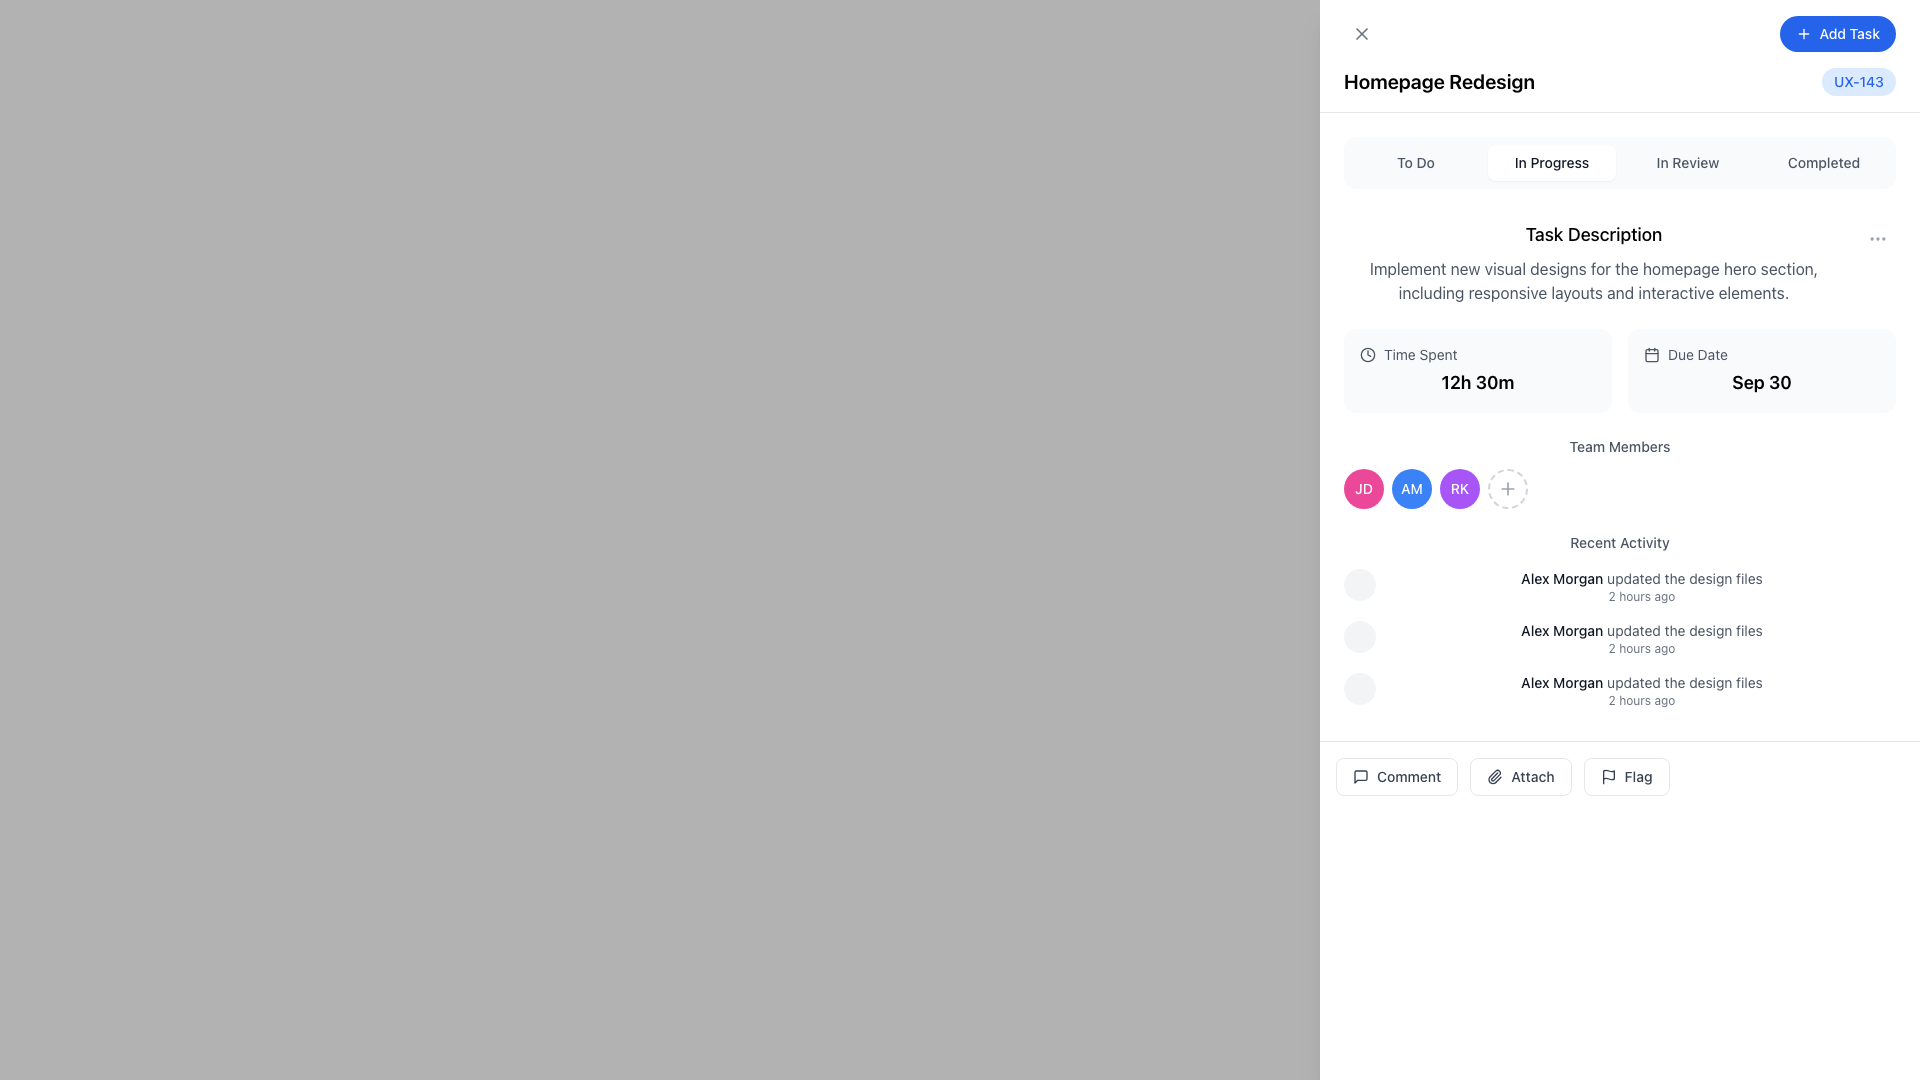  I want to click on the second avatar, so click(1410, 489).